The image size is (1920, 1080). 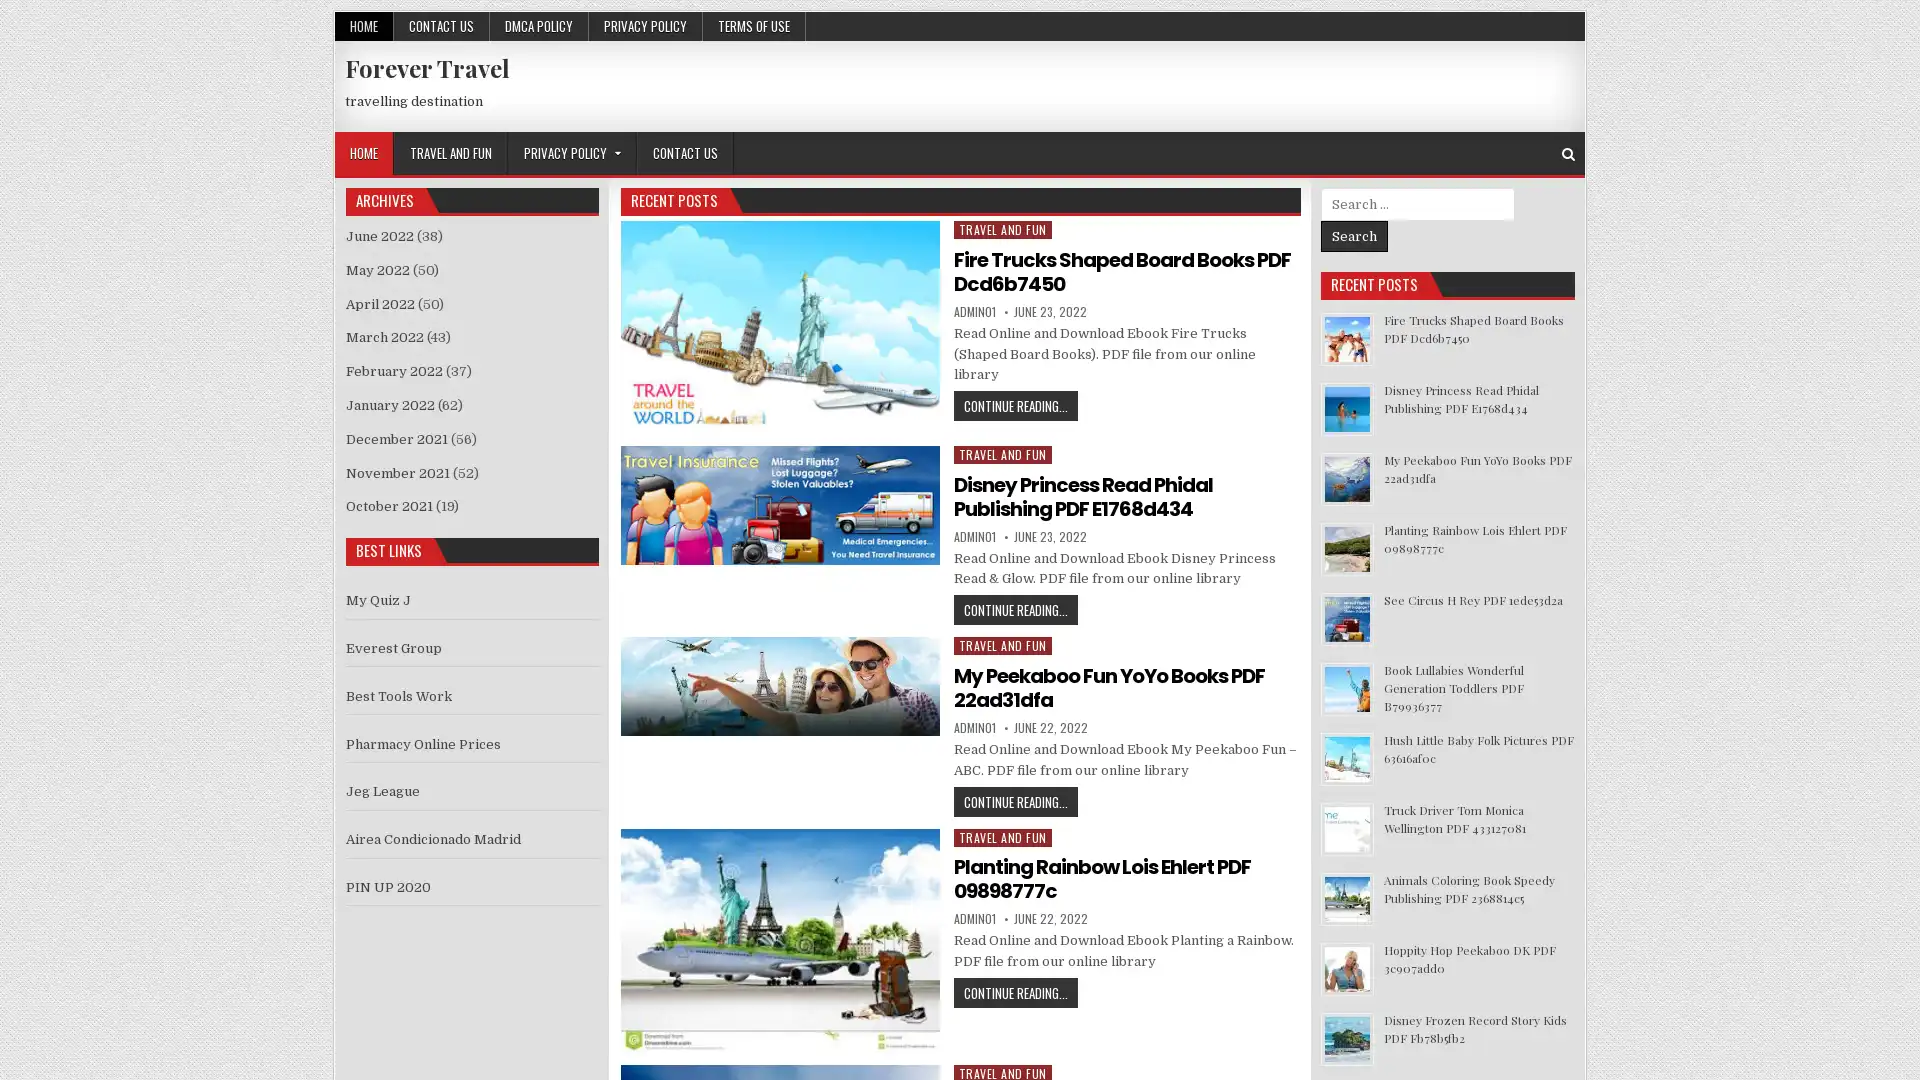 What do you see at coordinates (1354, 235) in the screenshot?
I see `Search` at bounding box center [1354, 235].